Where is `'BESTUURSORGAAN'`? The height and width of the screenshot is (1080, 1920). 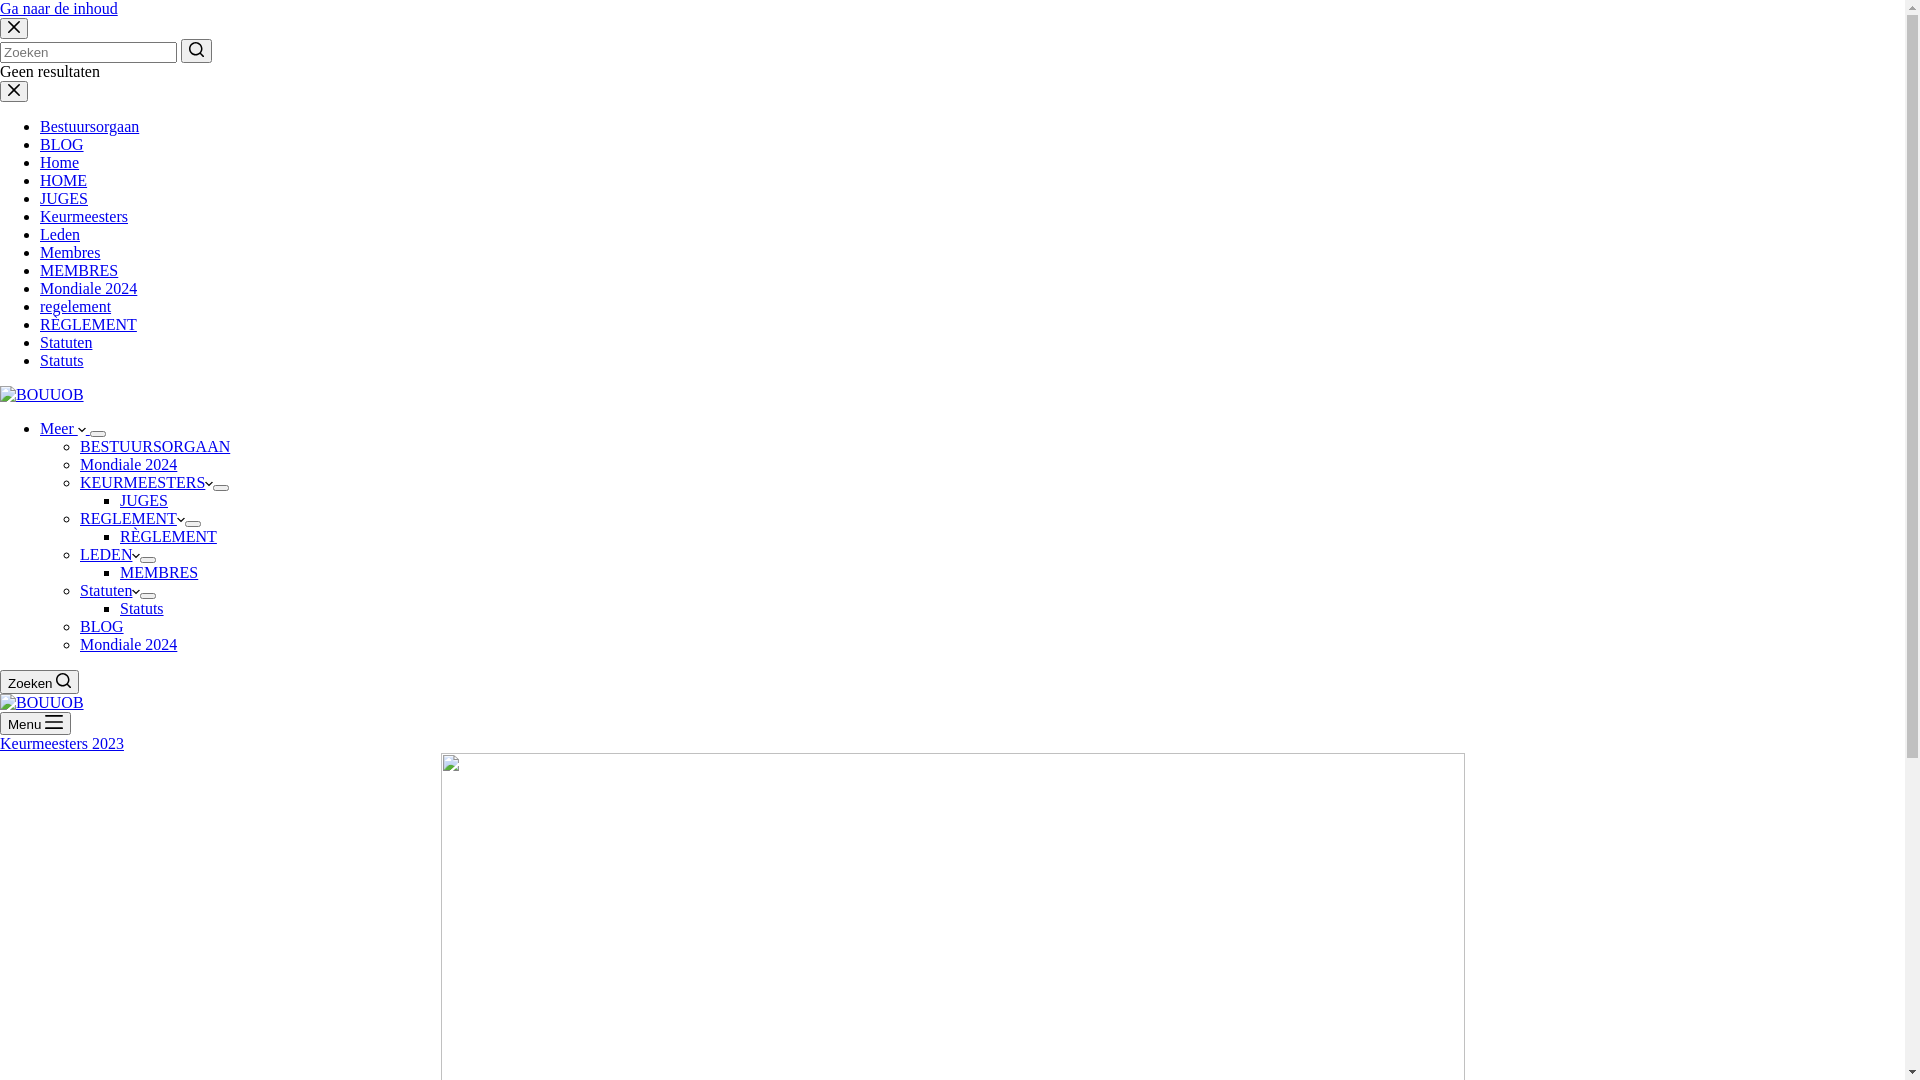
'BESTUURSORGAAN' is located at coordinates (153, 445).